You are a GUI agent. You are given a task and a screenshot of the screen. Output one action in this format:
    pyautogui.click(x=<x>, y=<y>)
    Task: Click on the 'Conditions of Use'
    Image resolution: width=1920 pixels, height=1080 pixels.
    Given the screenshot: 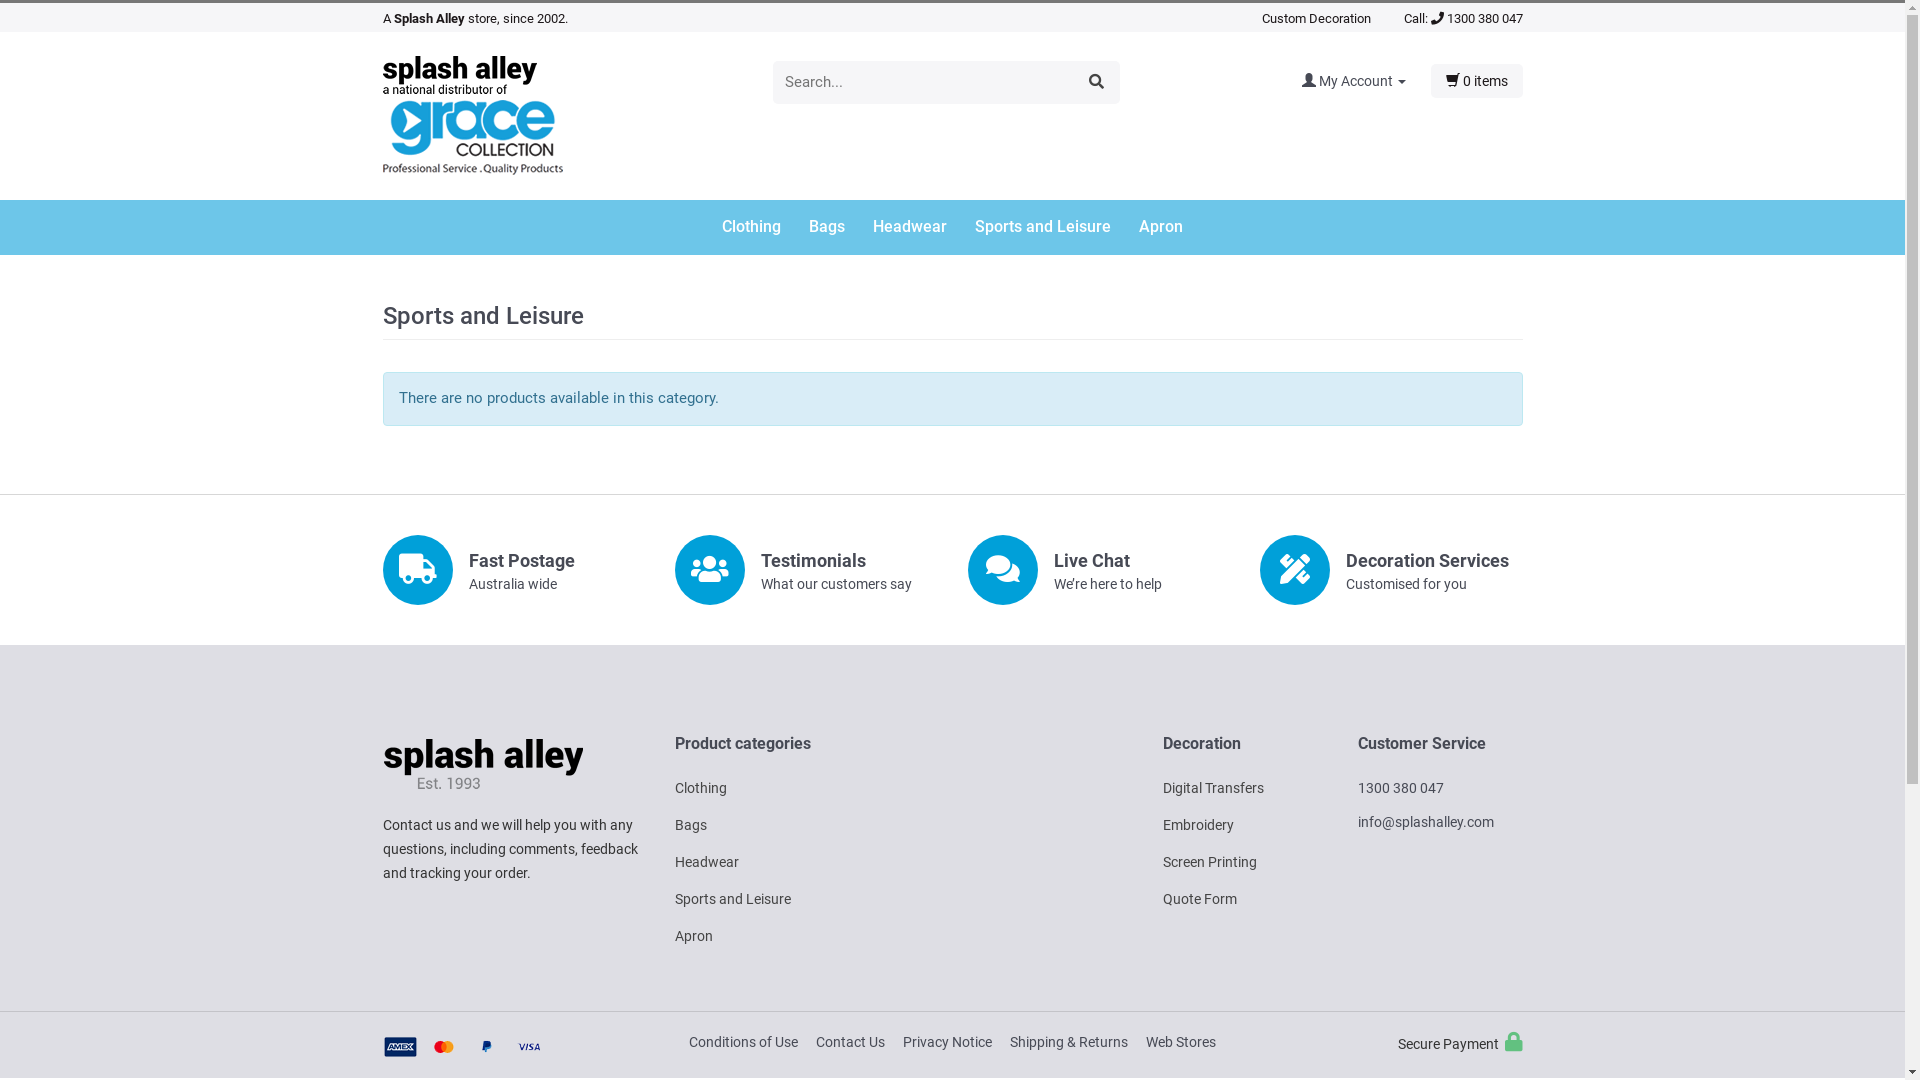 What is the action you would take?
    pyautogui.click(x=742, y=1040)
    